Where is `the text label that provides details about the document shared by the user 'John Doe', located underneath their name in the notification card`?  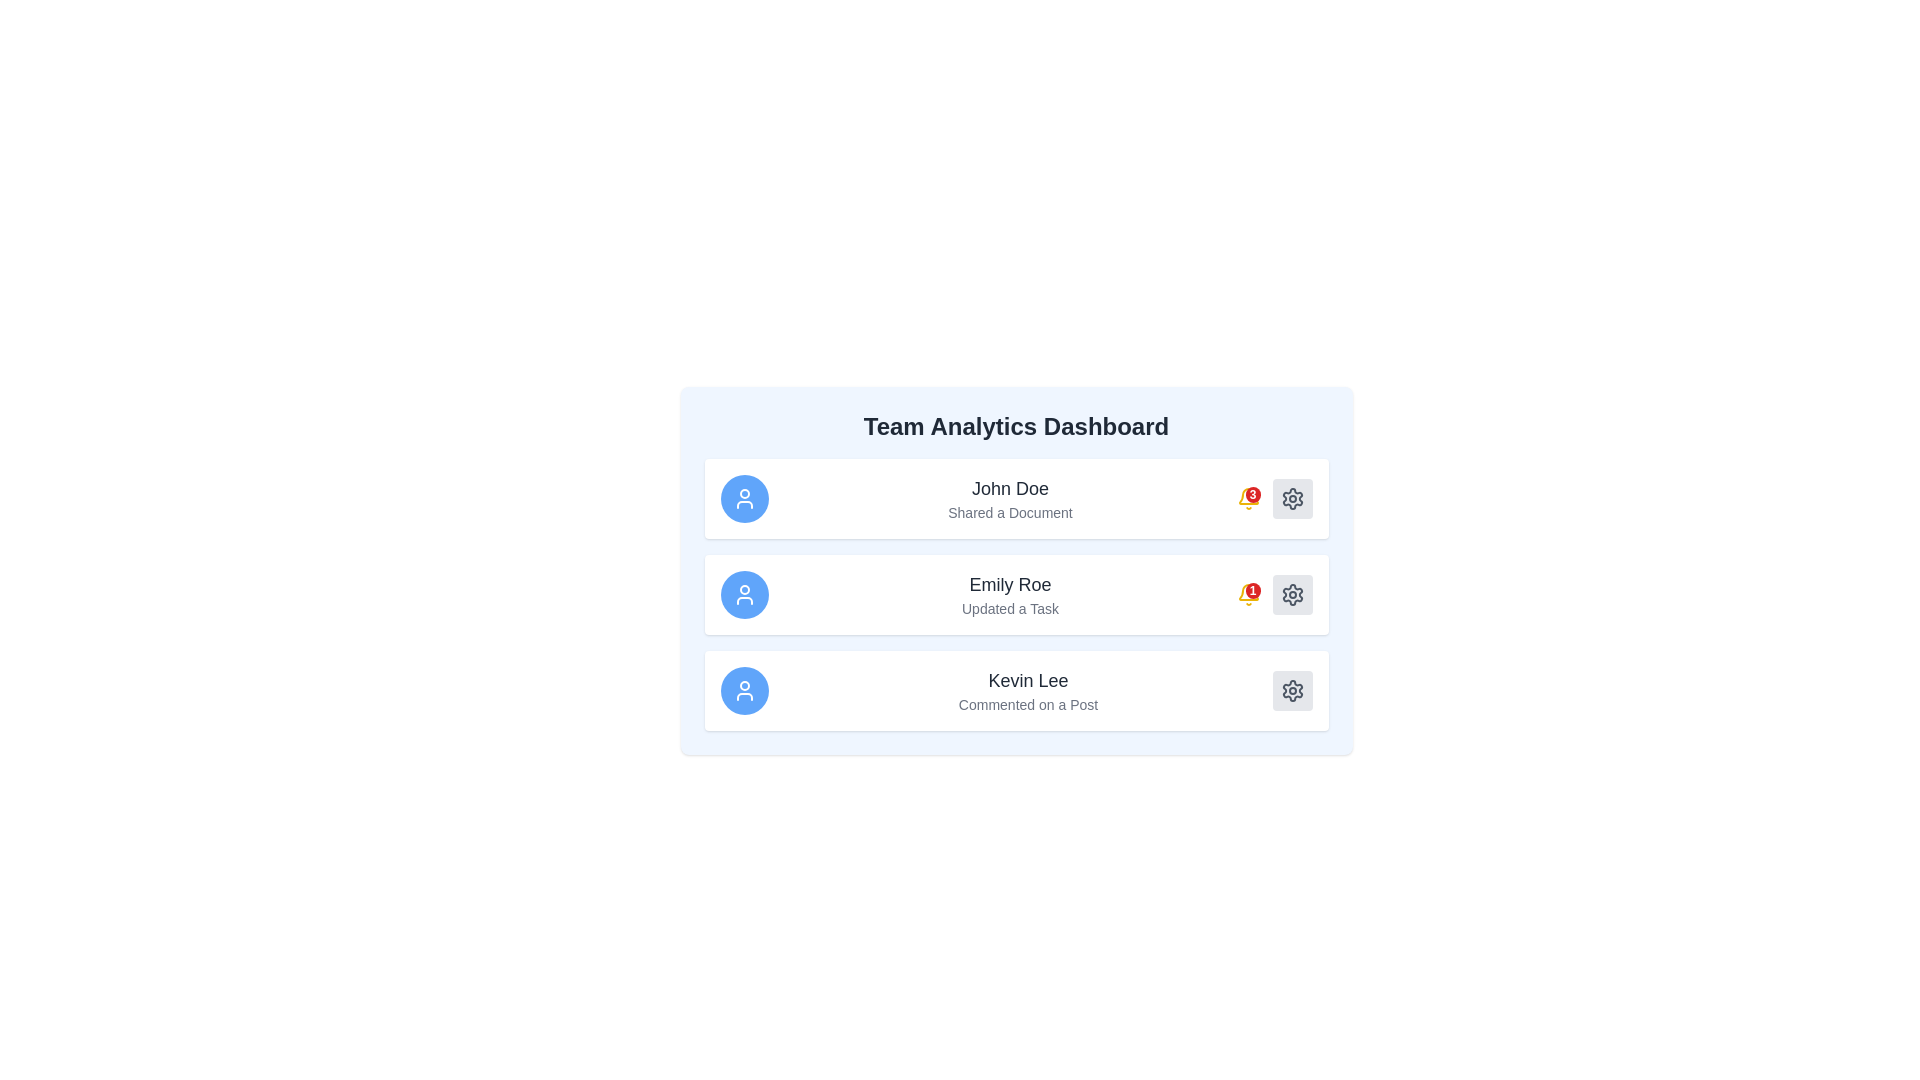 the text label that provides details about the document shared by the user 'John Doe', located underneath their name in the notification card is located at coordinates (1010, 512).